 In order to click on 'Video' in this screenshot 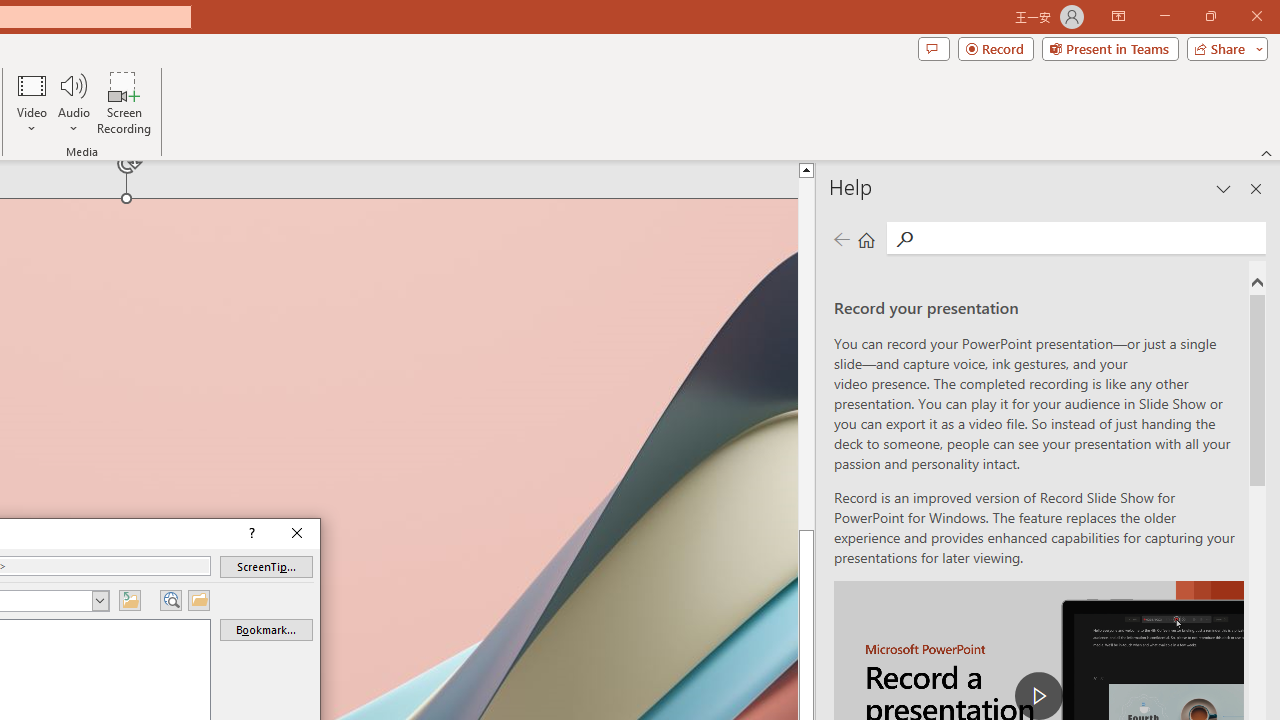, I will do `click(32, 103)`.